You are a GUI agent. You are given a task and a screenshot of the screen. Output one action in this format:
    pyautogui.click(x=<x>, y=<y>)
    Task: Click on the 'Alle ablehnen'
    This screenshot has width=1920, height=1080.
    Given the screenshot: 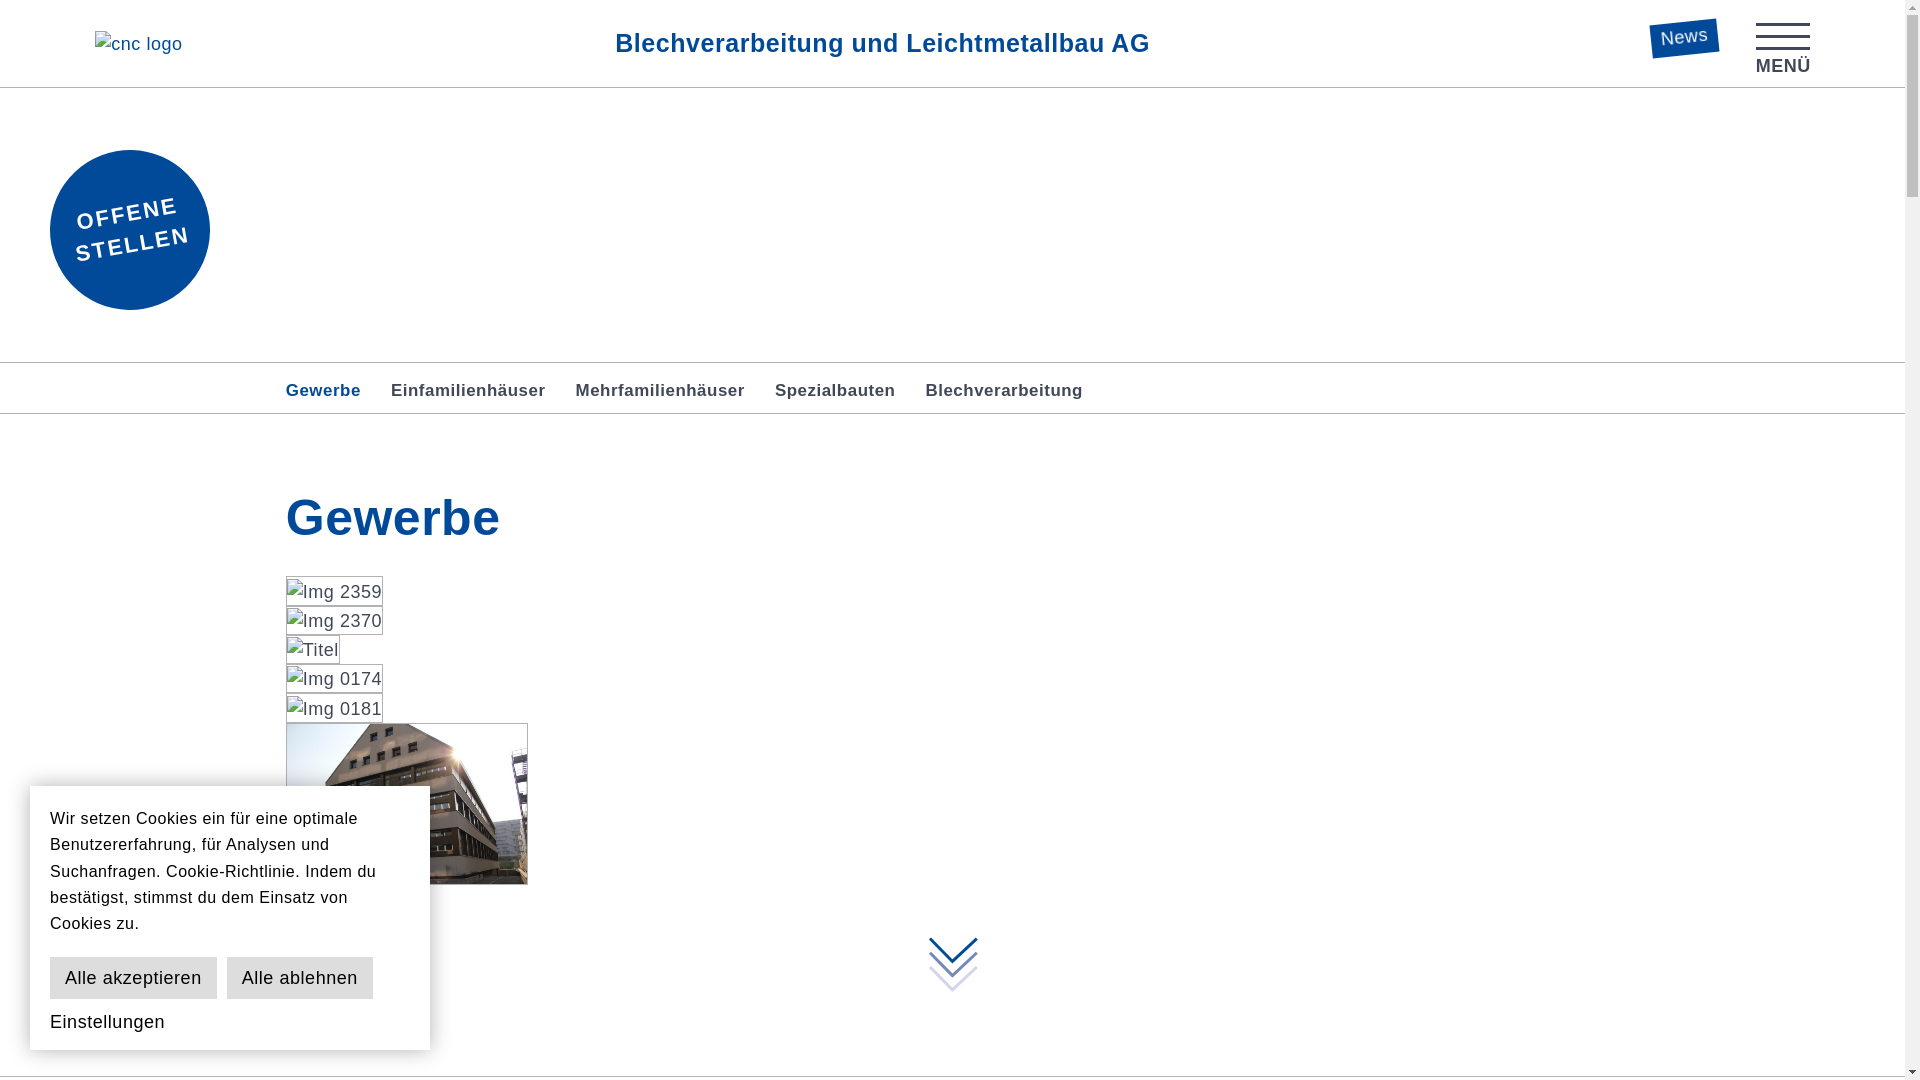 What is the action you would take?
    pyautogui.click(x=298, y=977)
    